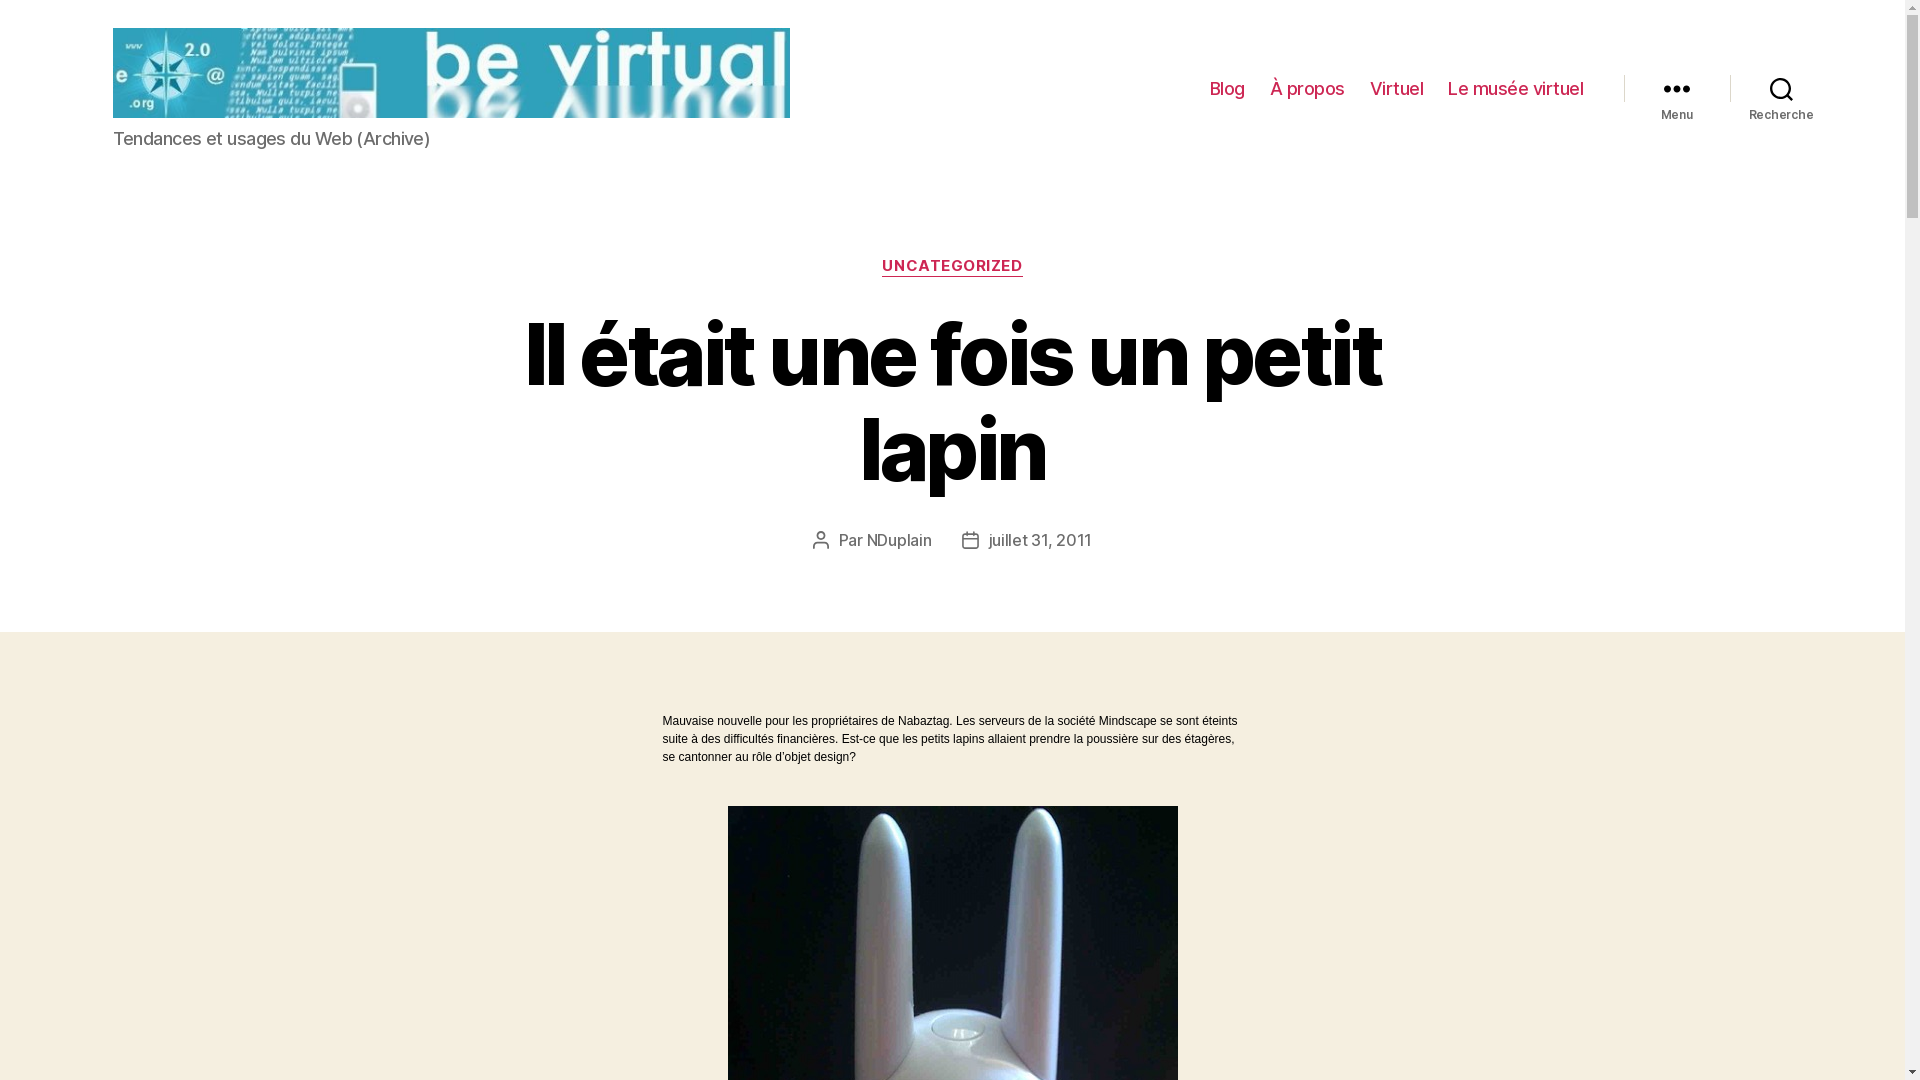 The image size is (1920, 1080). What do you see at coordinates (898, 540) in the screenshot?
I see `'NDuplain'` at bounding box center [898, 540].